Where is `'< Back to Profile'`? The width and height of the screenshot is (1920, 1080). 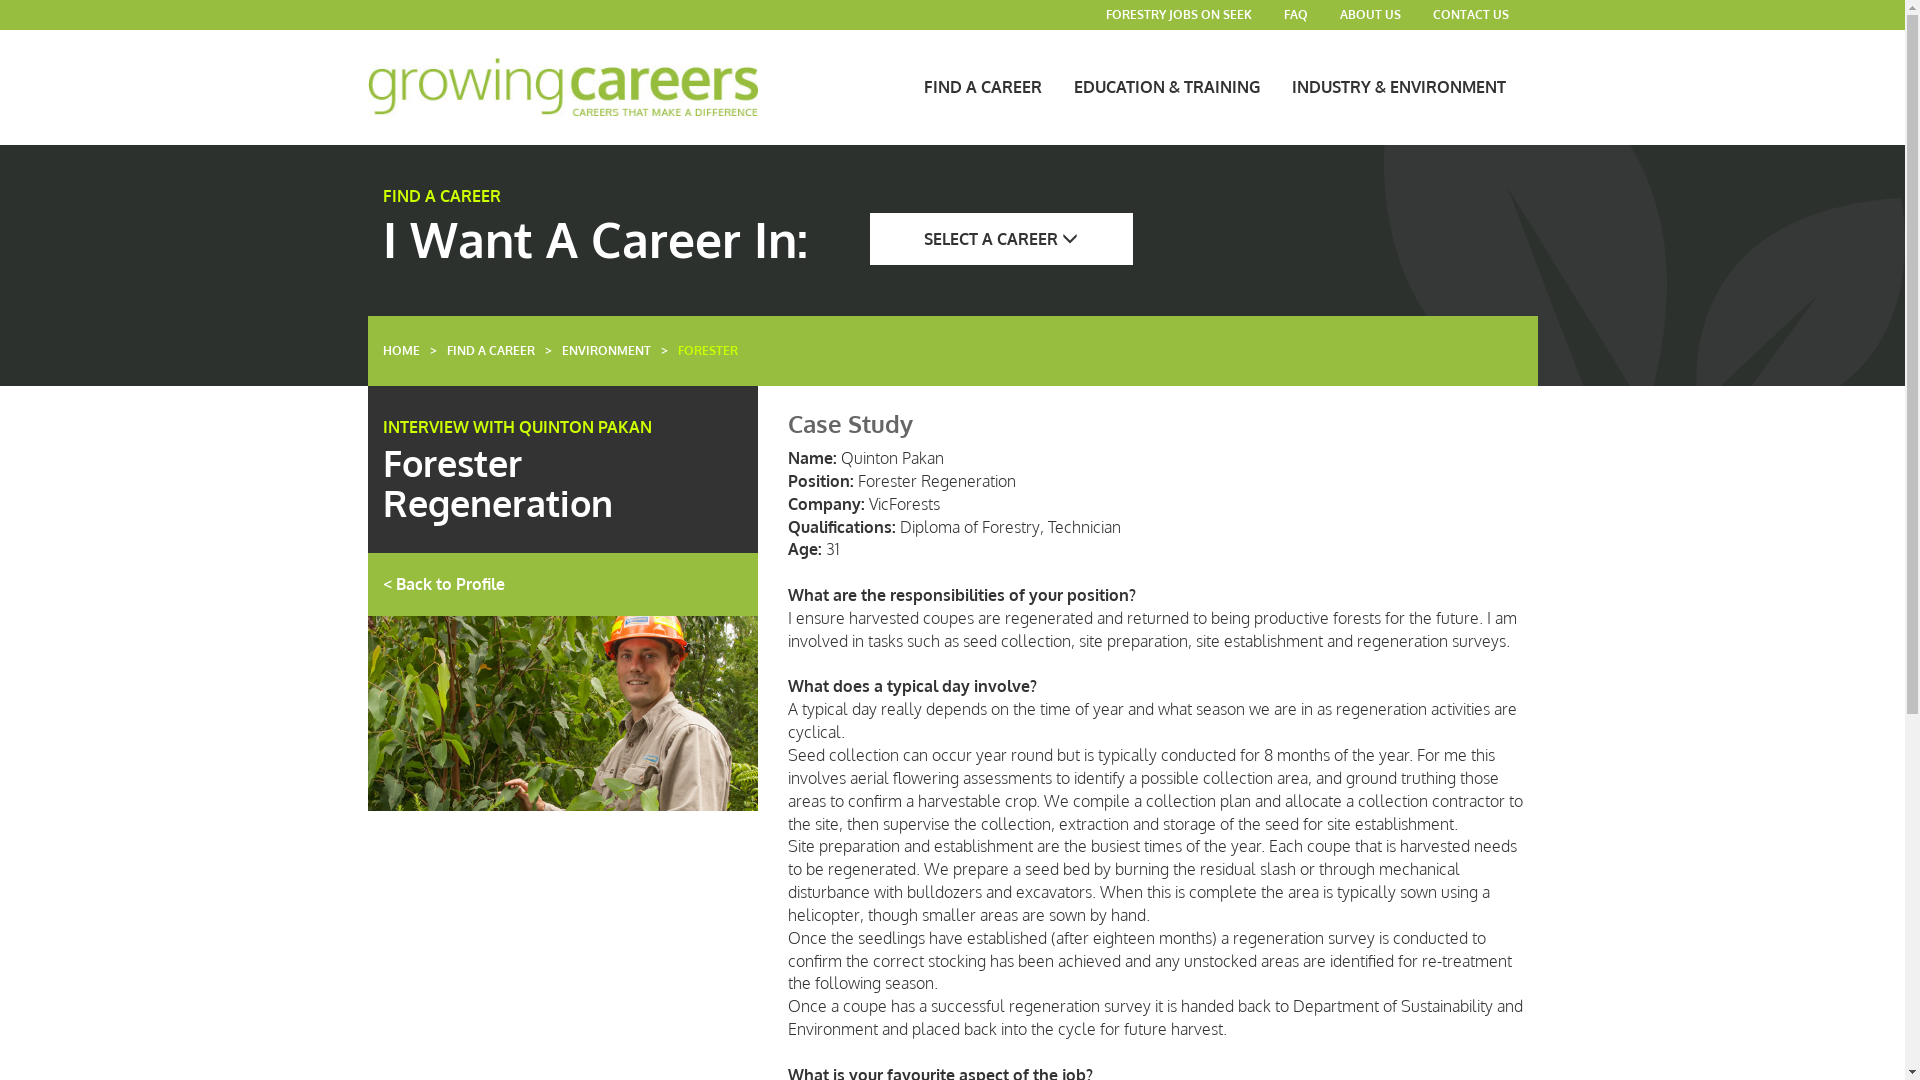 '< Back to Profile' is located at coordinates (560, 584).